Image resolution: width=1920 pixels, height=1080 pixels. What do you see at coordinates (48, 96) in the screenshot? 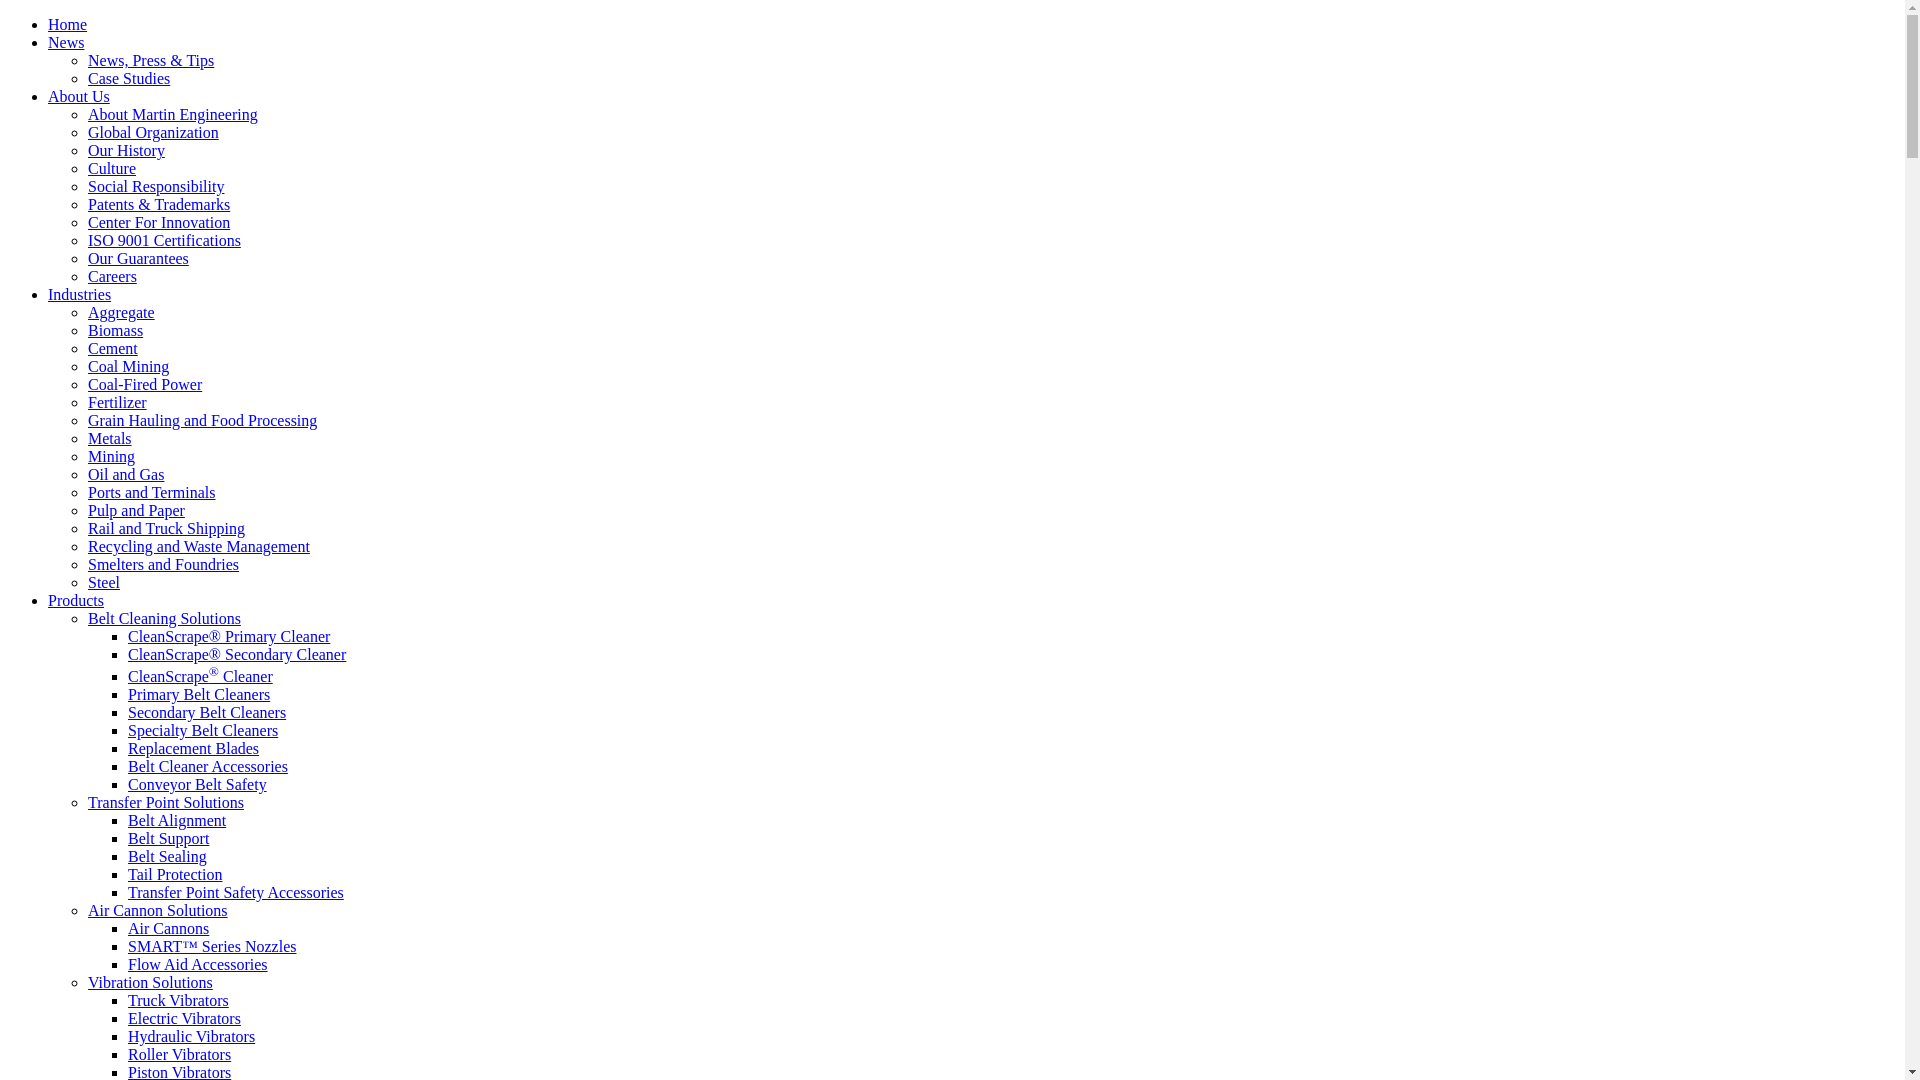
I see `'About Us'` at bounding box center [48, 96].